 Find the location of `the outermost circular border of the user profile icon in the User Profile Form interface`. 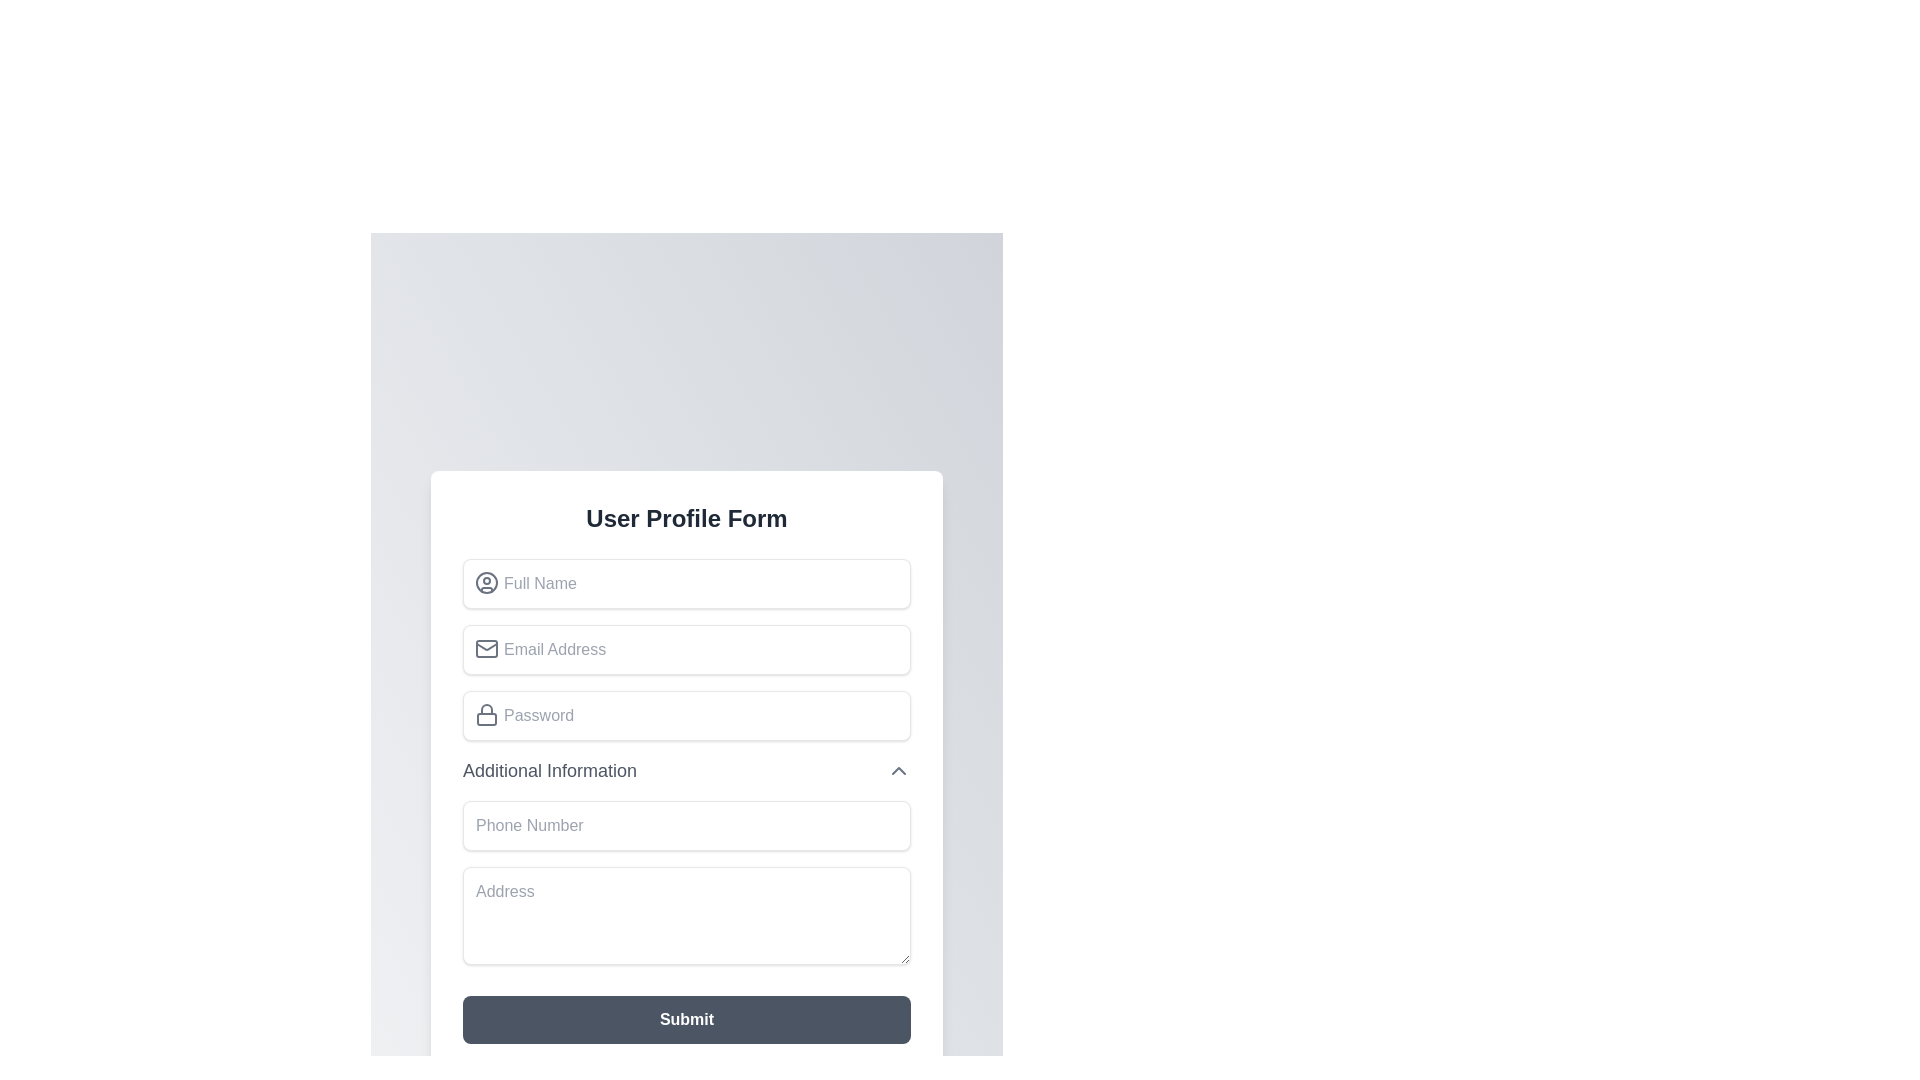

the outermost circular border of the user profile icon in the User Profile Form interface is located at coordinates (486, 582).